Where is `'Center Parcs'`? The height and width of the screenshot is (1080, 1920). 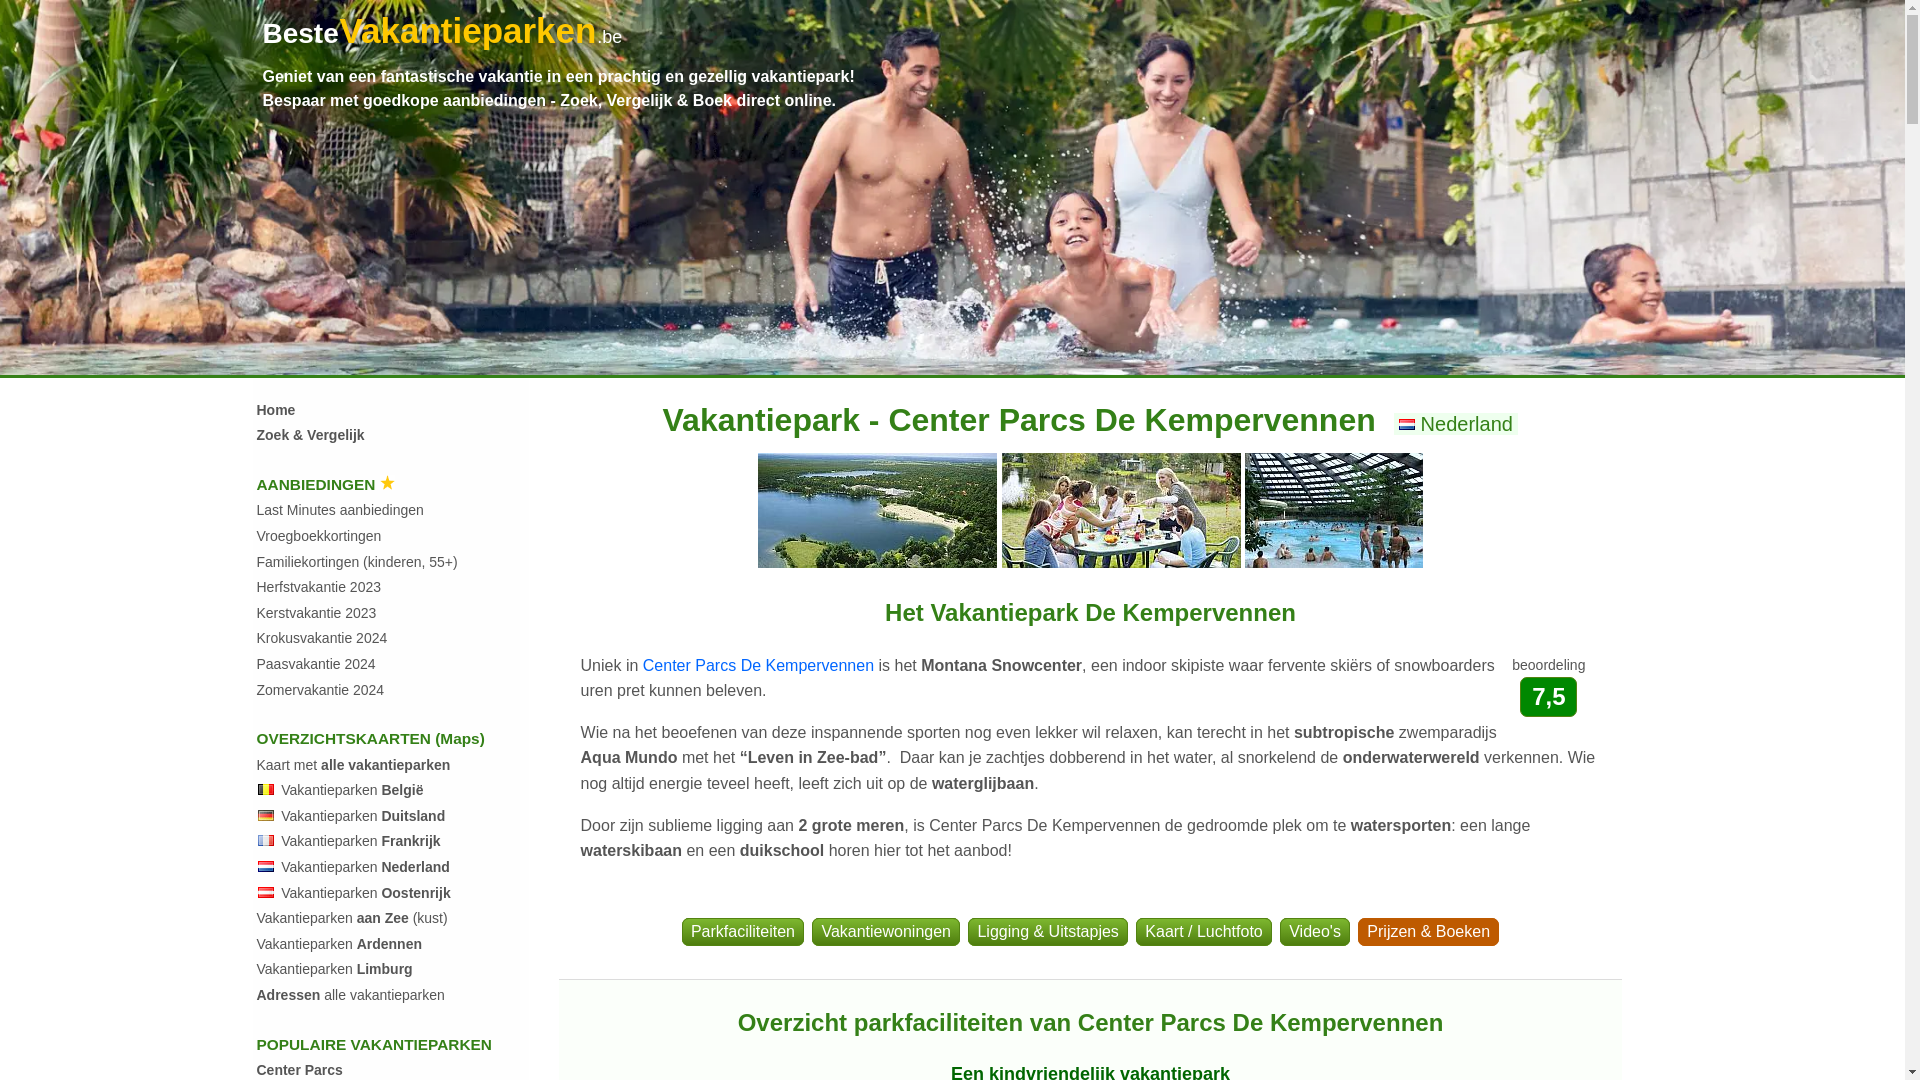 'Center Parcs' is located at coordinates (297, 1068).